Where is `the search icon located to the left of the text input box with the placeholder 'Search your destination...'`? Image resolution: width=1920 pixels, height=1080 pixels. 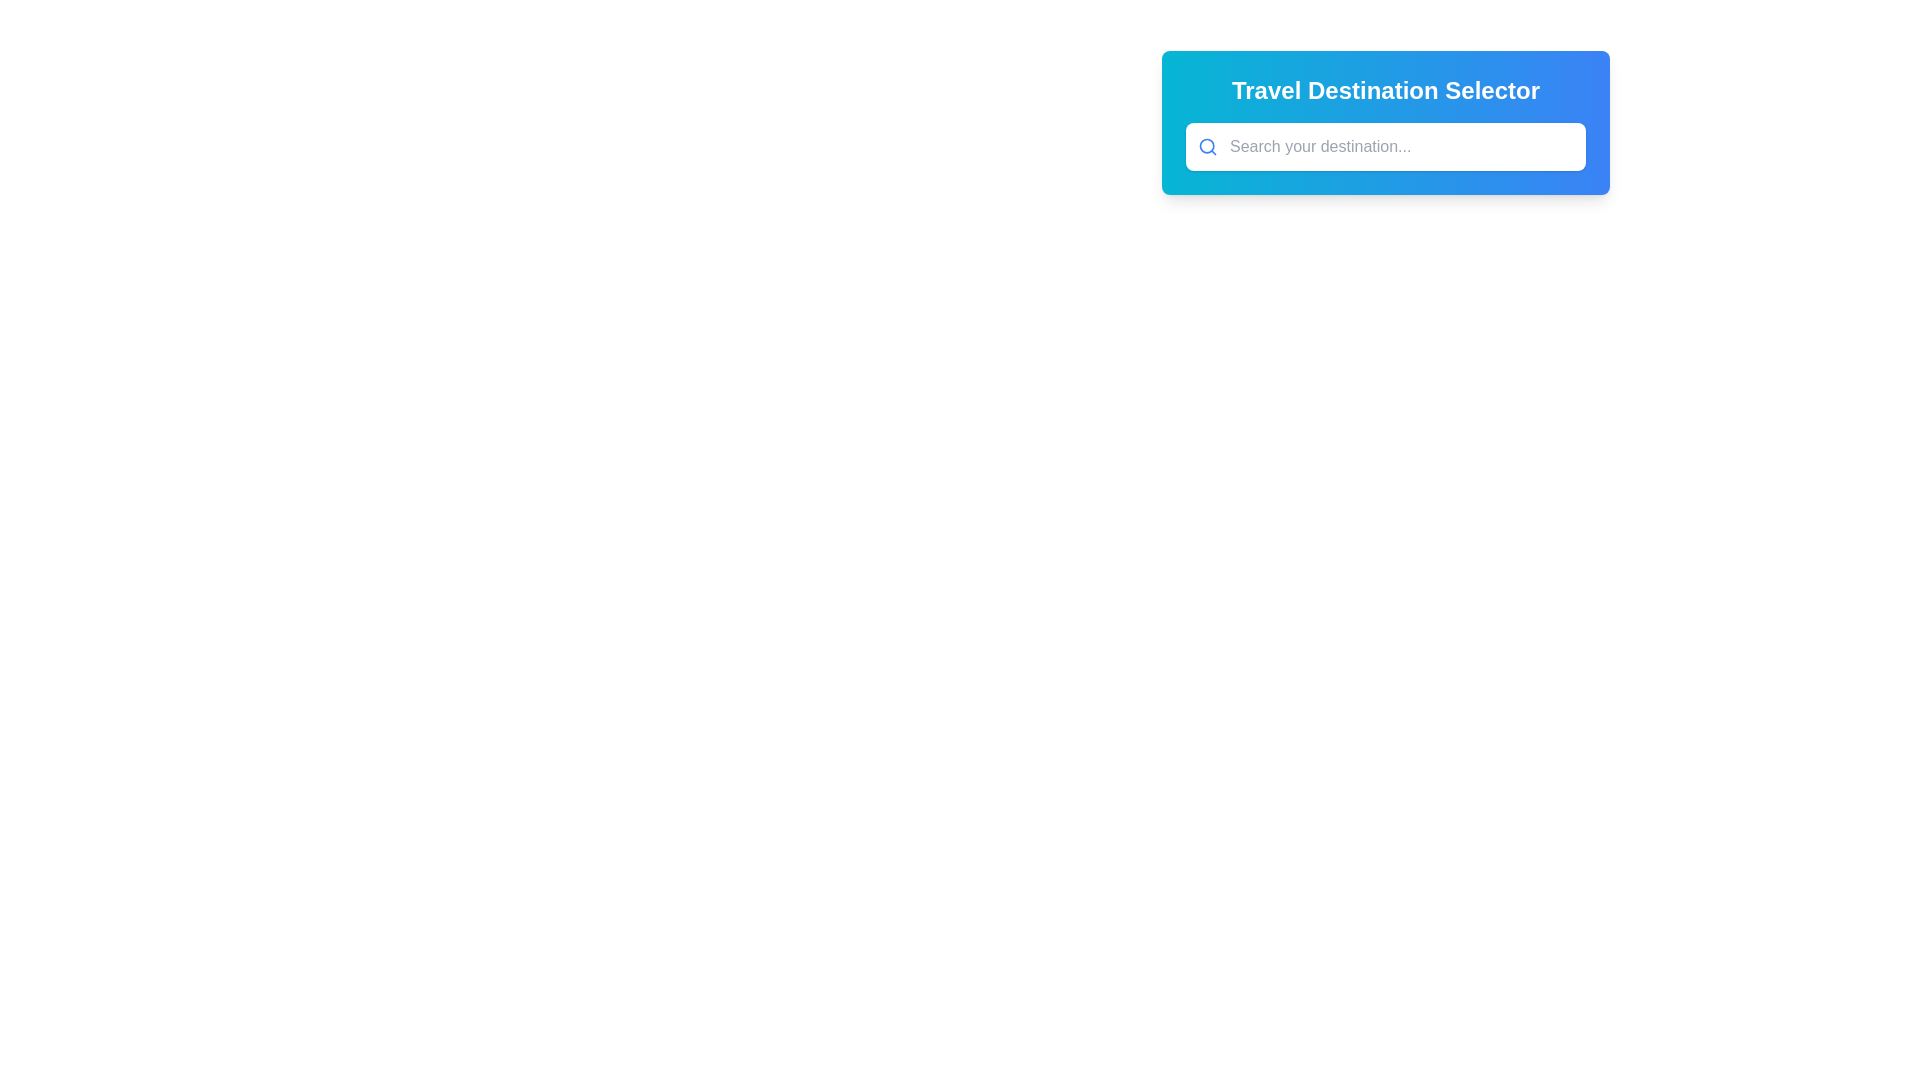 the search icon located to the left of the text input box with the placeholder 'Search your destination...' is located at coordinates (1207, 145).